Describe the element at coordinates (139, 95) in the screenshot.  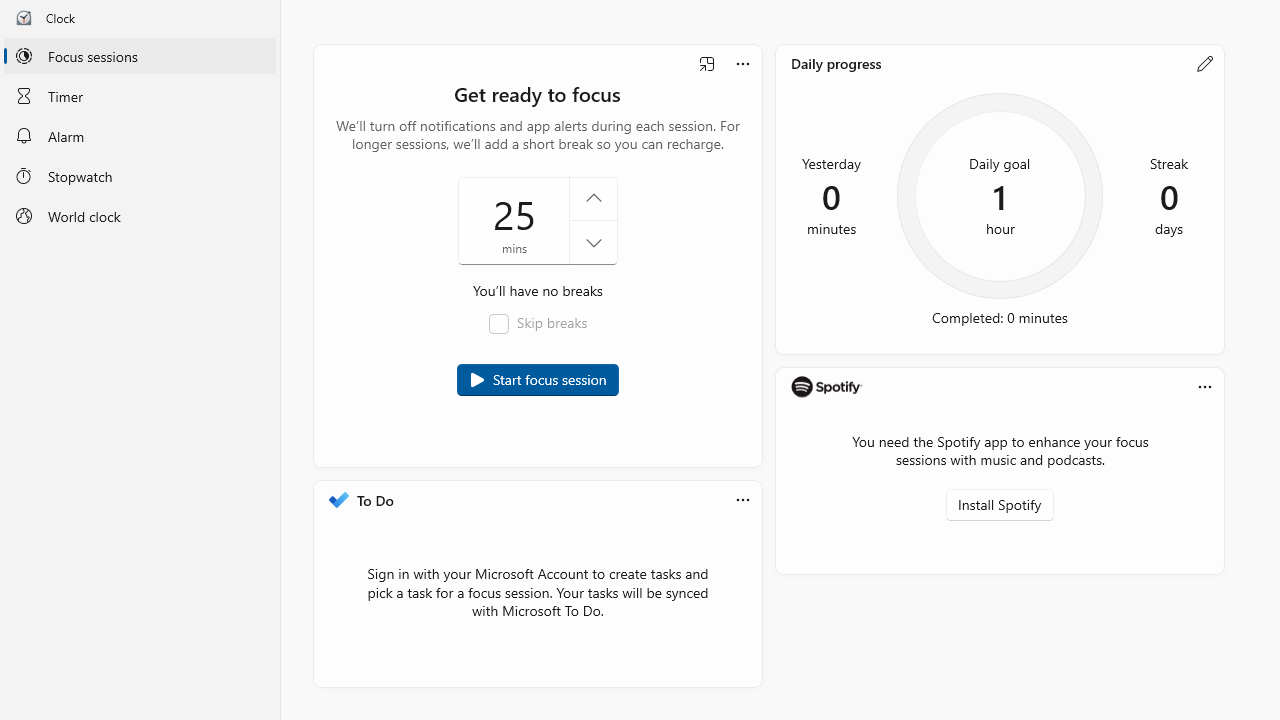
I see `'Timer'` at that location.